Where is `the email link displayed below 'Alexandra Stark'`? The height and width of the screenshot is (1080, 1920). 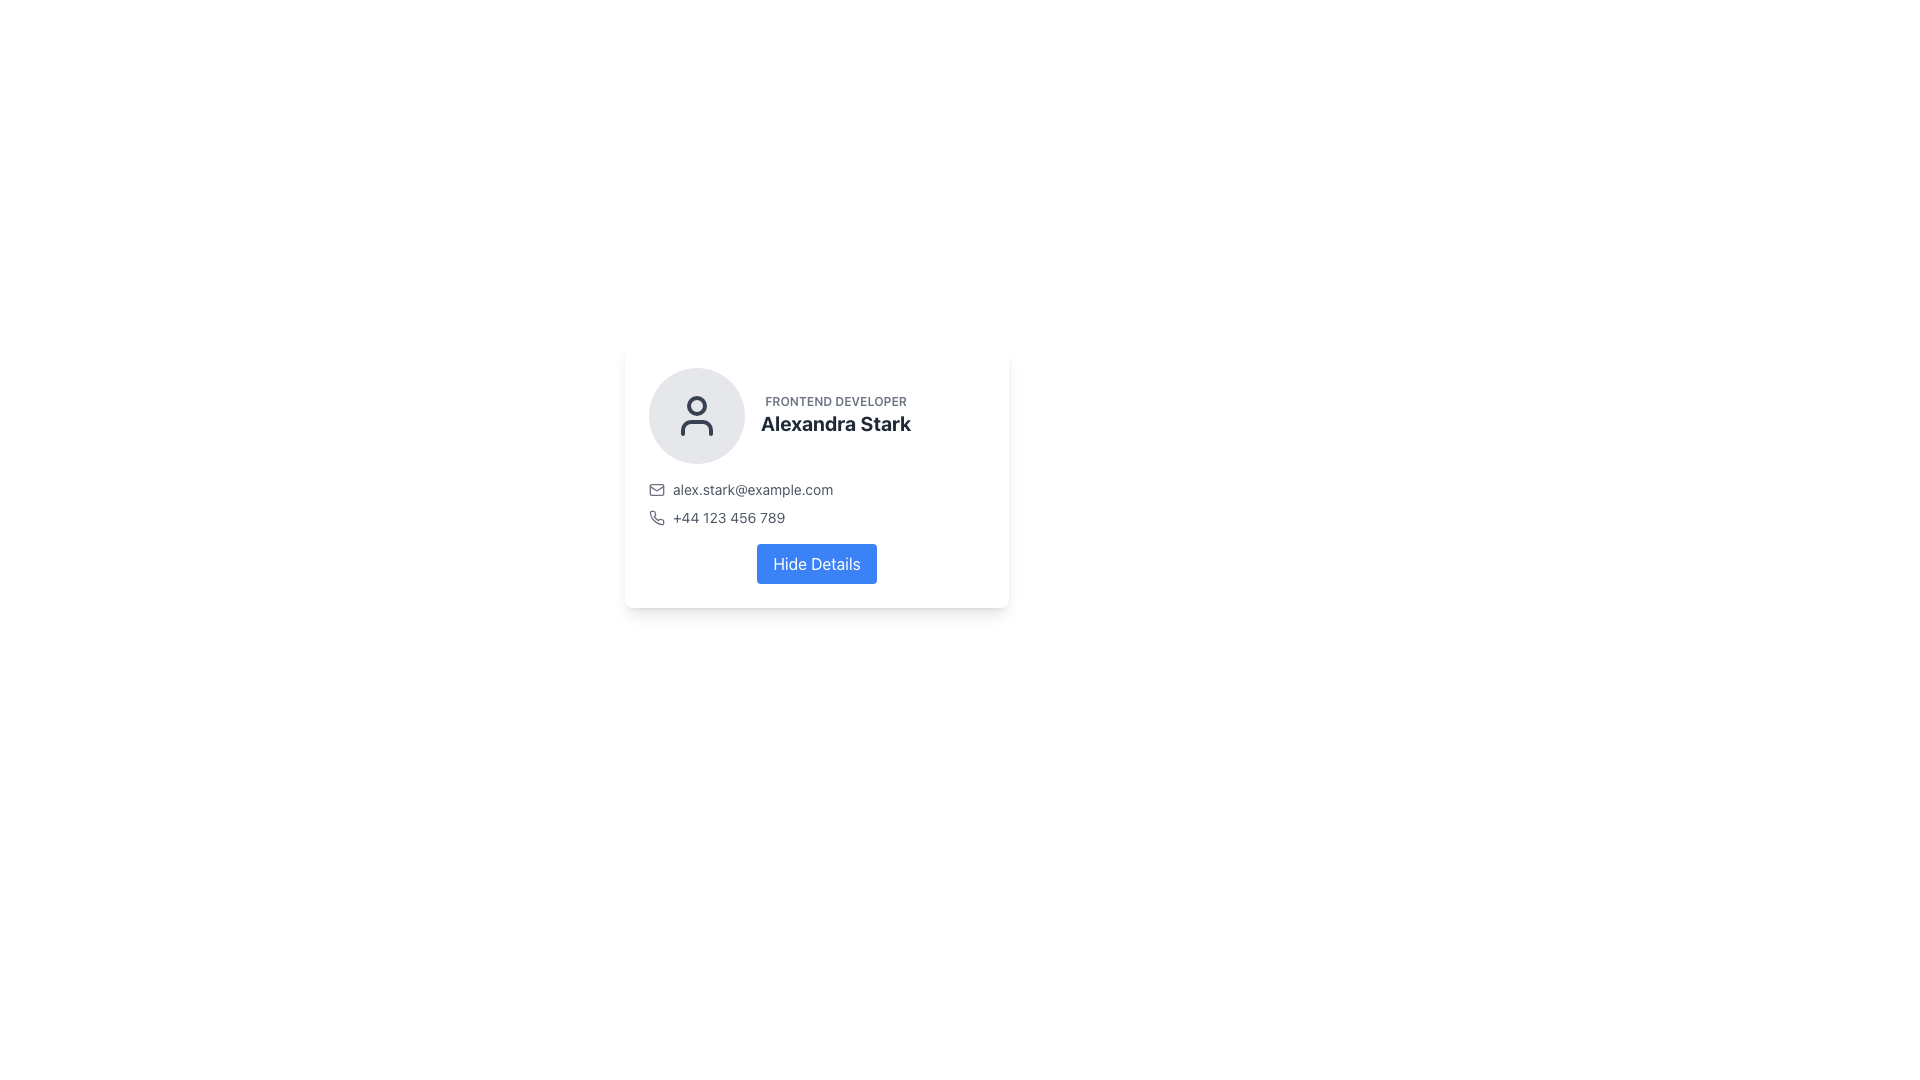 the email link displayed below 'Alexandra Stark' is located at coordinates (816, 489).